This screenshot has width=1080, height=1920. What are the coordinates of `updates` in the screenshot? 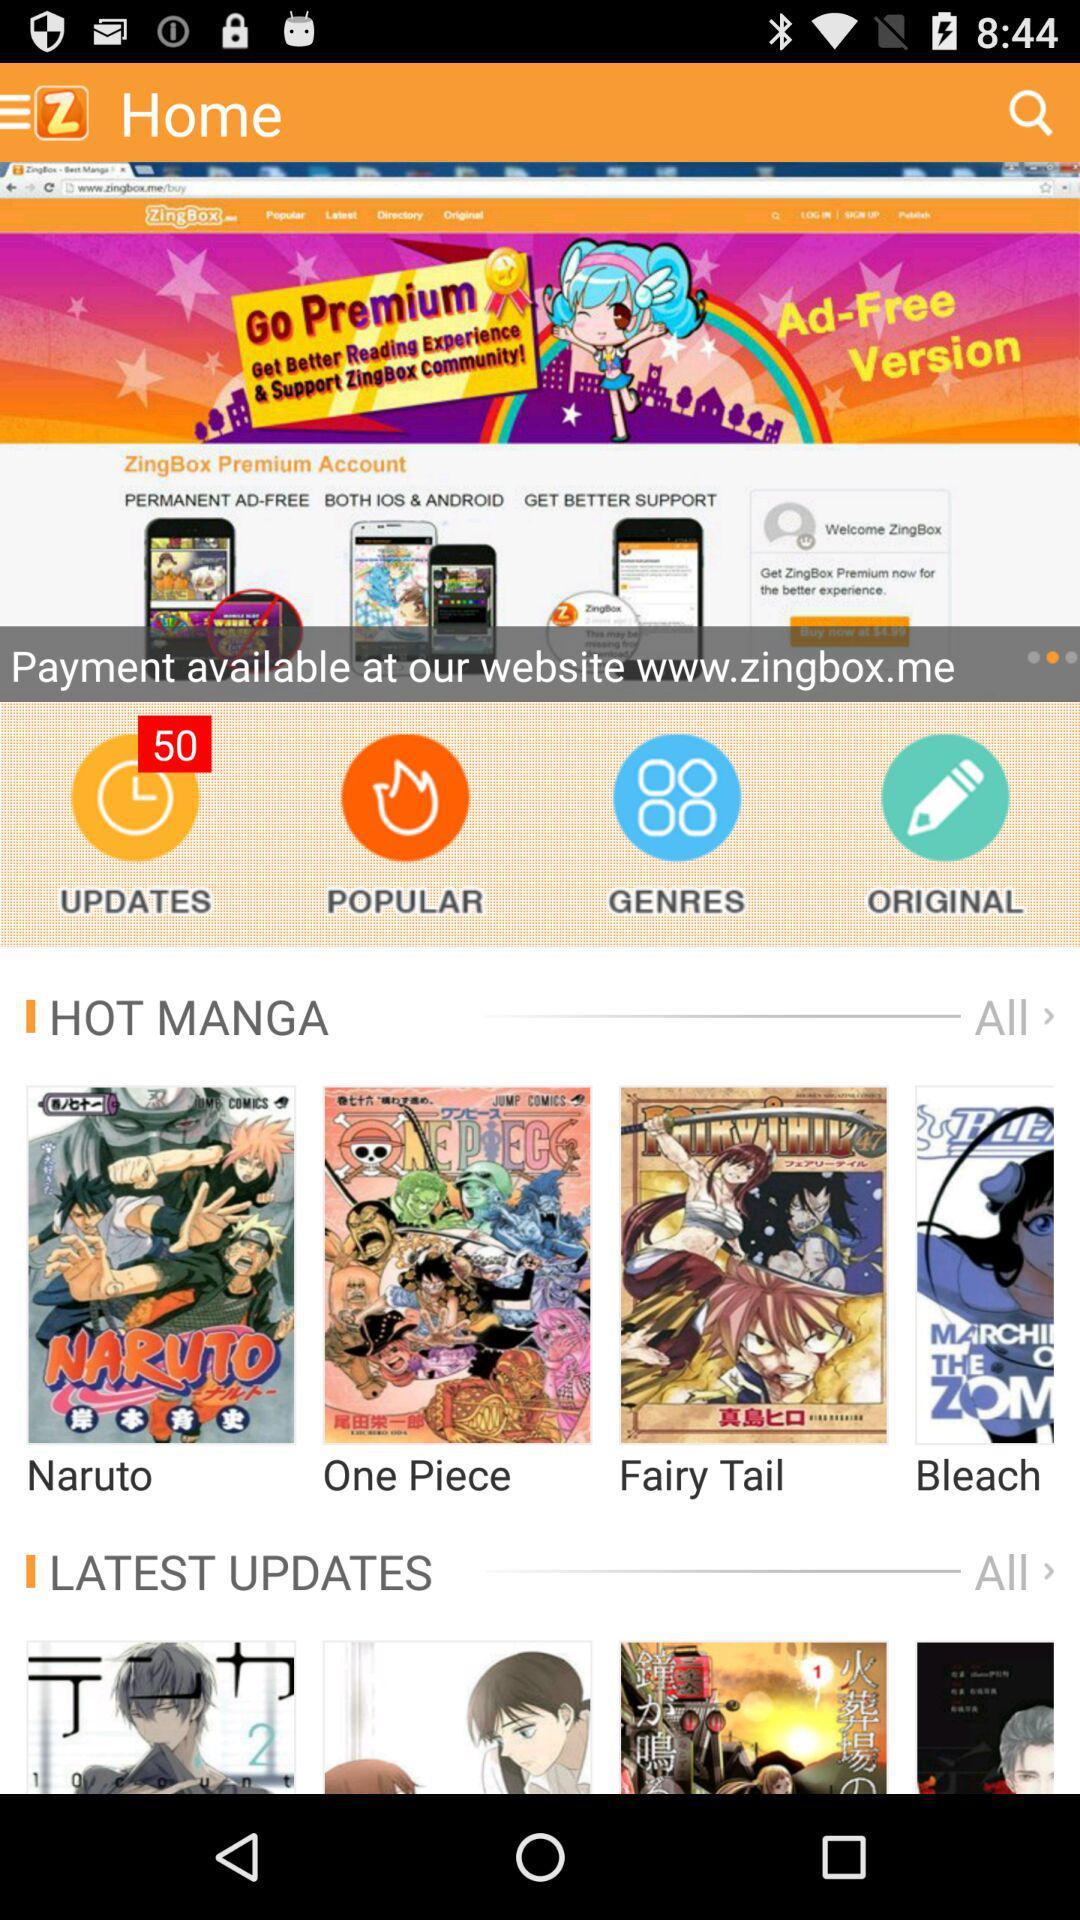 It's located at (135, 824).